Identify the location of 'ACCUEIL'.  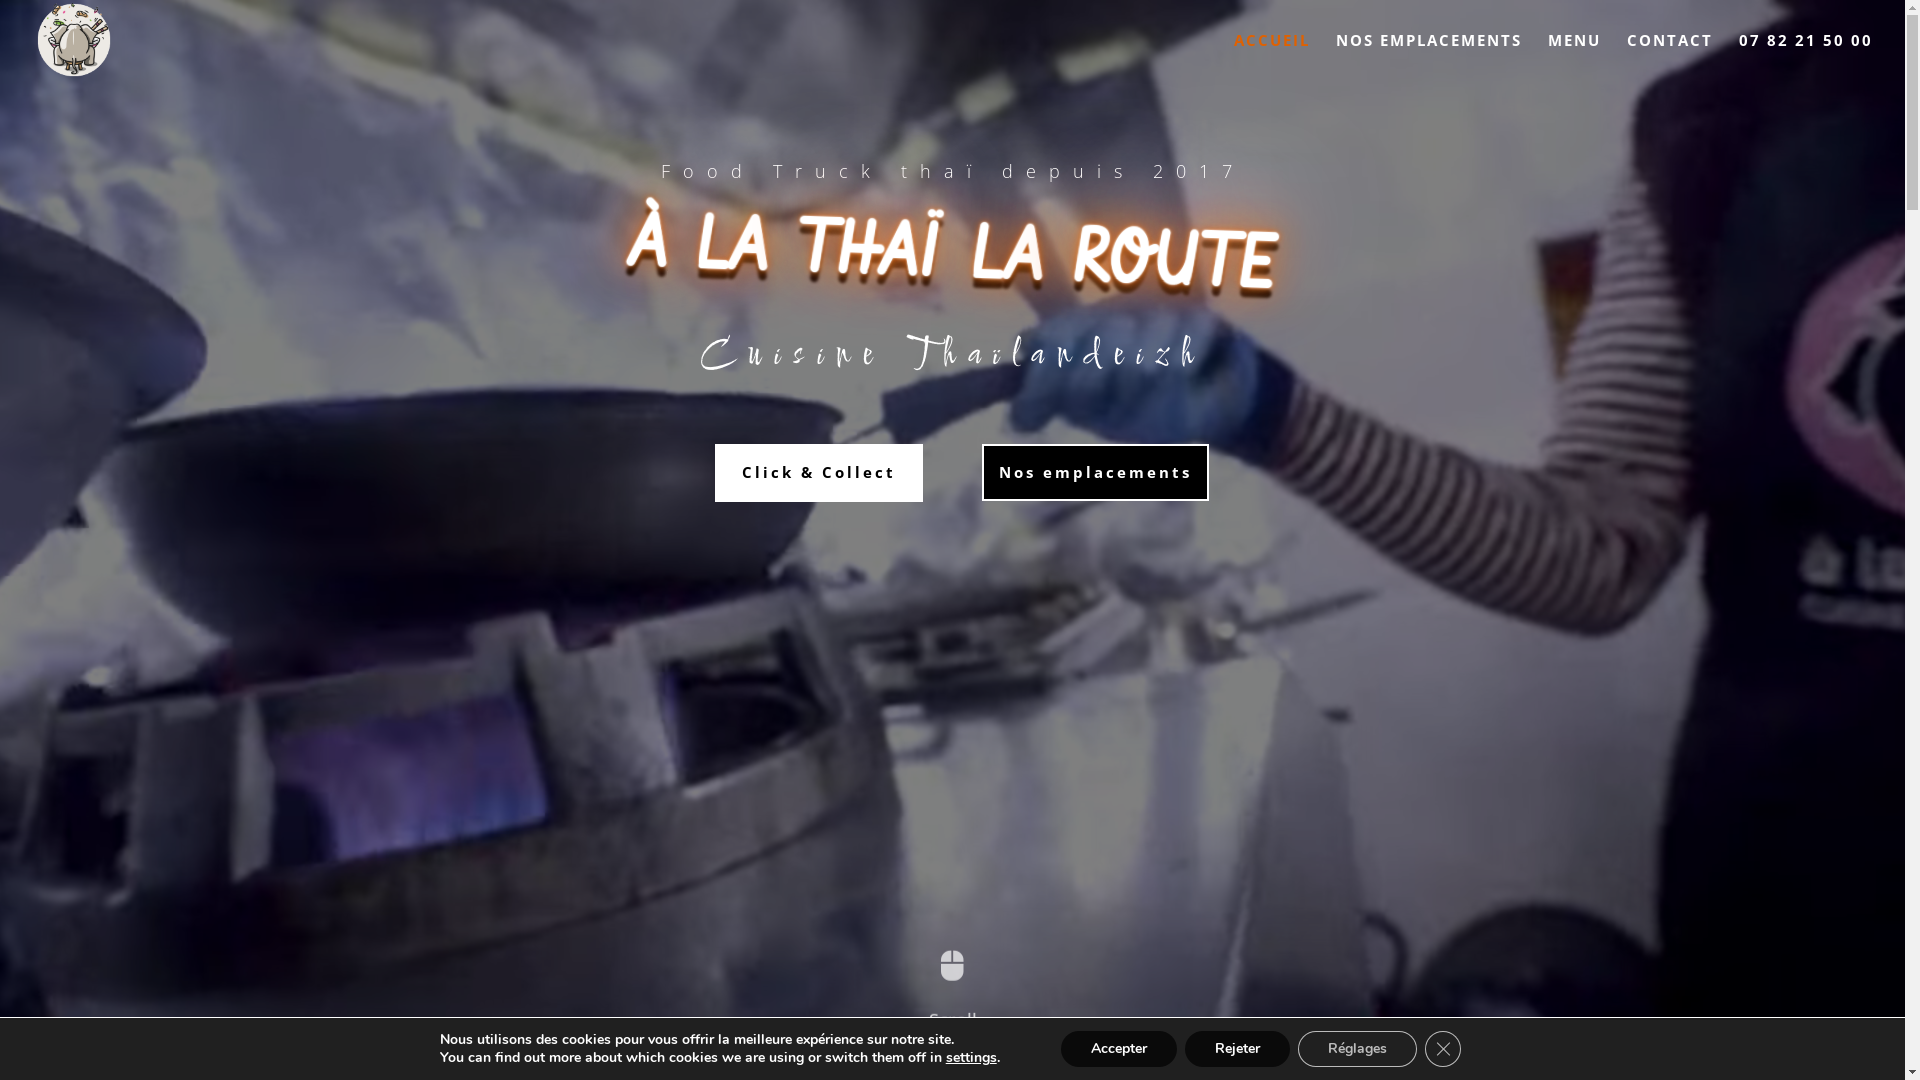
(1271, 55).